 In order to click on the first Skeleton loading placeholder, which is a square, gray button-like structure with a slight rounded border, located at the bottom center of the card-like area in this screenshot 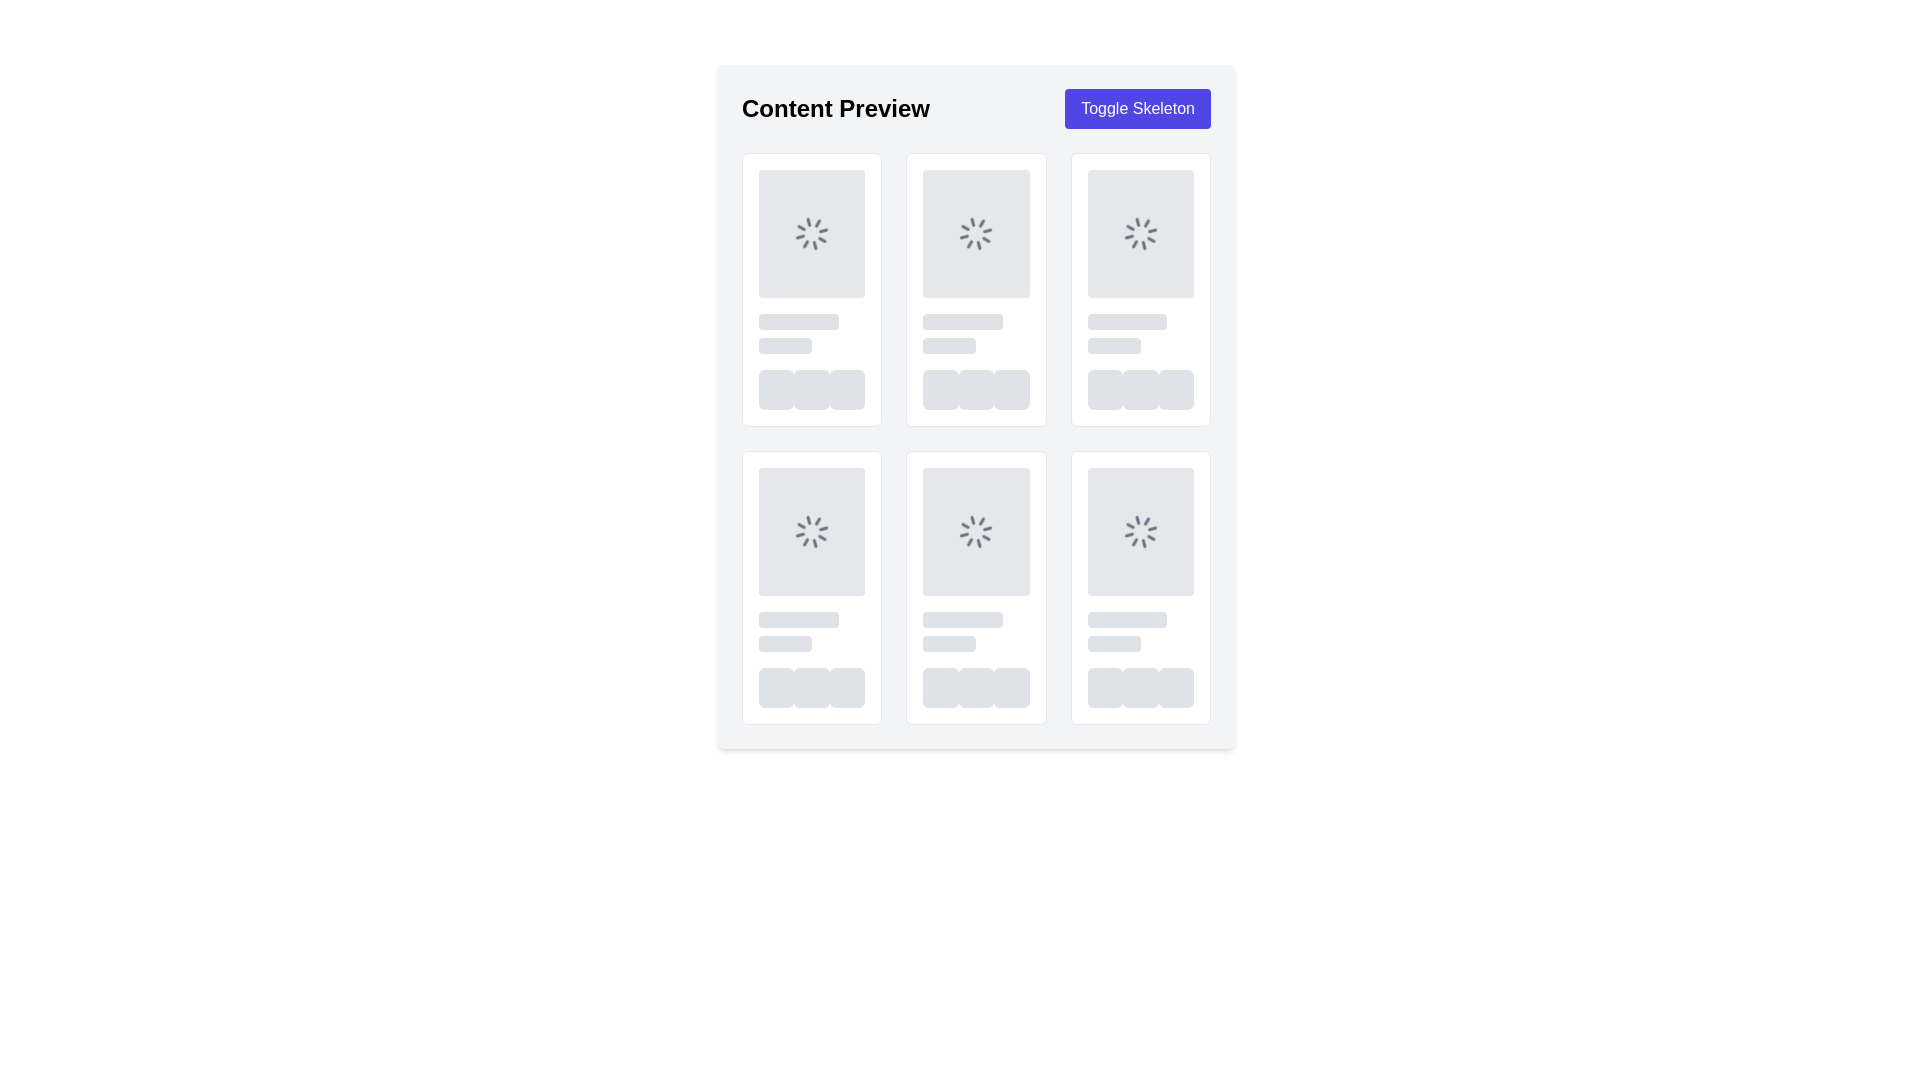, I will do `click(939, 686)`.